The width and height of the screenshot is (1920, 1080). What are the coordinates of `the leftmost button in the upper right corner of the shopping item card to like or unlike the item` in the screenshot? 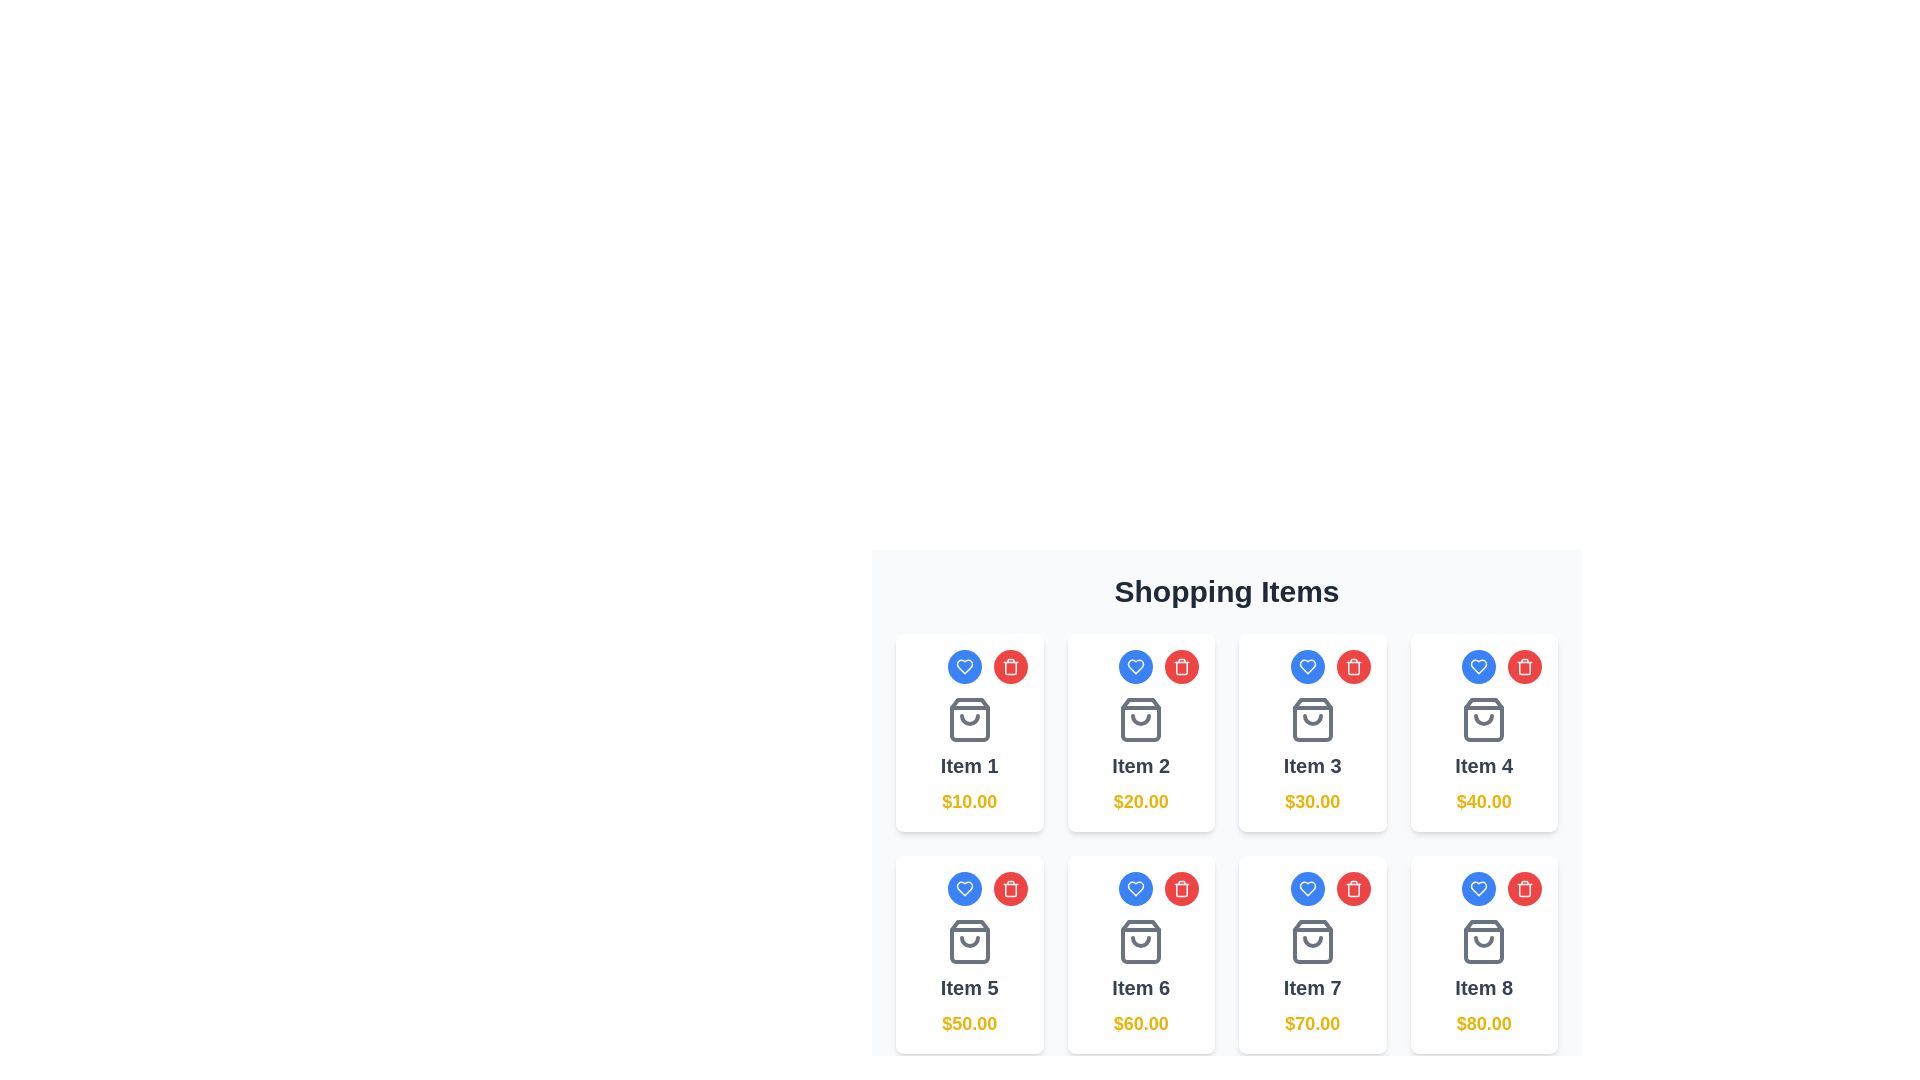 It's located at (1478, 667).